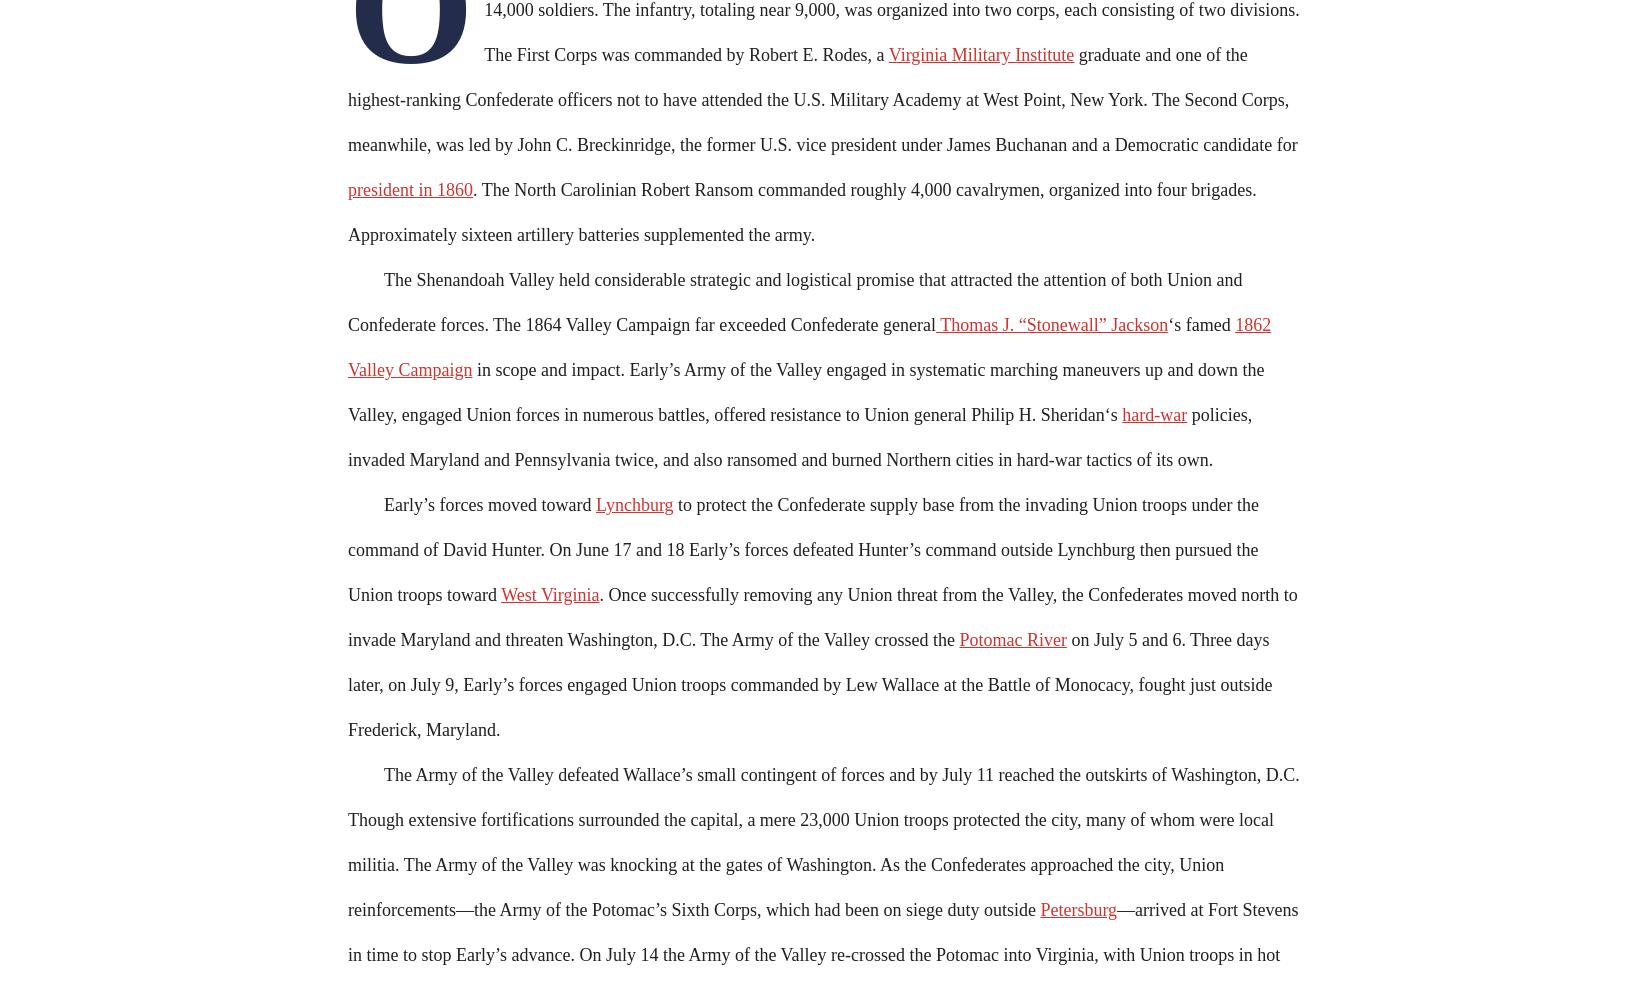 The height and width of the screenshot is (986, 1650). What do you see at coordinates (822, 841) in the screenshot?
I see `'The Army of the Valley defeated Wallace’s small contingent of forces and by July 11 reached the outskirts of Washington, D.C. Though extensive fortifications surrounded the capital, a mere 23,000 Union troops protected the city, many of whom were local militia. The Army of the Valley was knocking at the gates of Washington. As the Confederates approached the city, Union reinforcements—the Army of the Potomac’s Sixth Corps, which had been on siege duty outside'` at bounding box center [822, 841].